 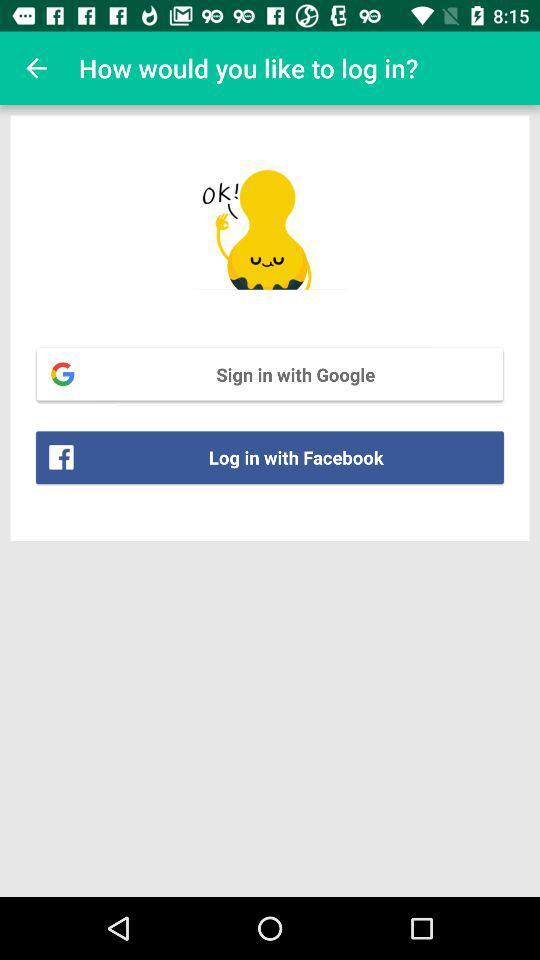 I want to click on item above the sign in with item, so click(x=36, y=68).